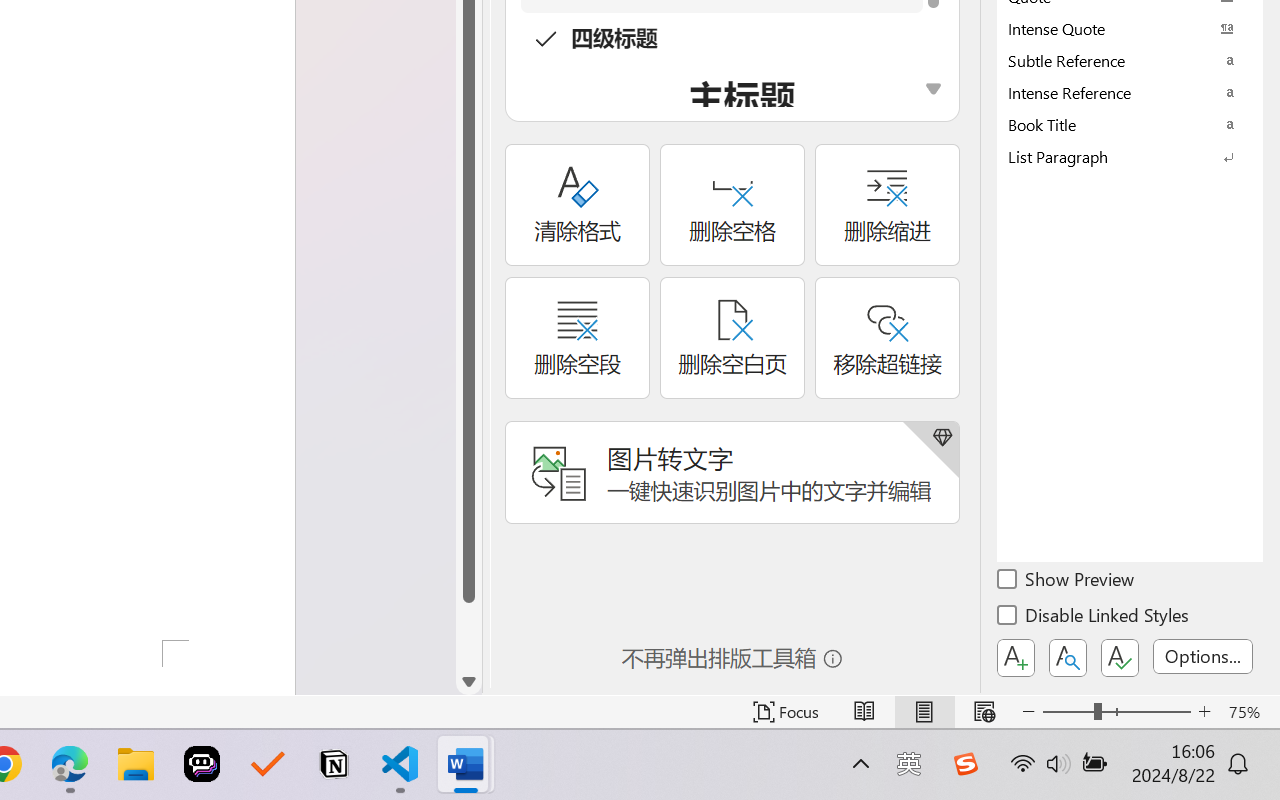 The image size is (1280, 800). What do you see at coordinates (1202, 655) in the screenshot?
I see `'Options...'` at bounding box center [1202, 655].